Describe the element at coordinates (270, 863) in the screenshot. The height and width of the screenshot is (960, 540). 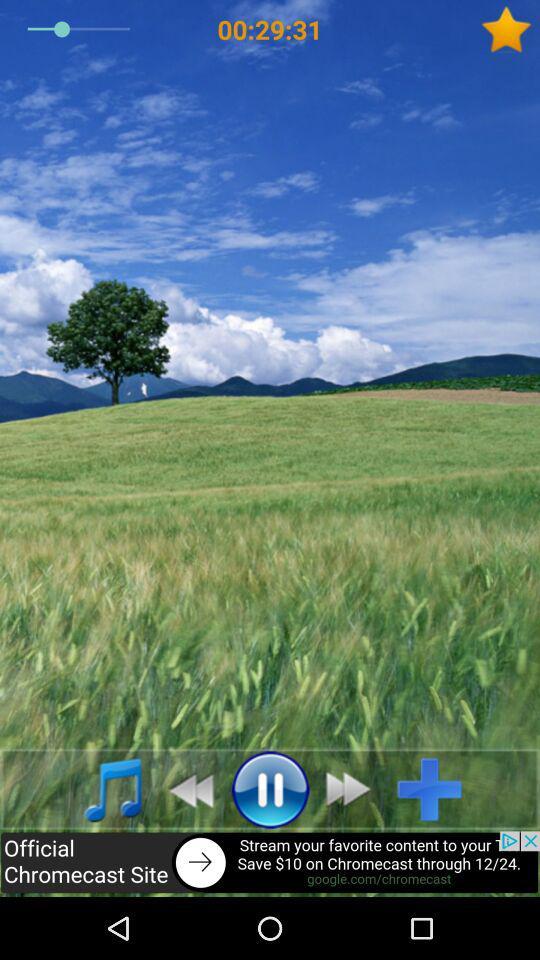
I see `click discription` at that location.